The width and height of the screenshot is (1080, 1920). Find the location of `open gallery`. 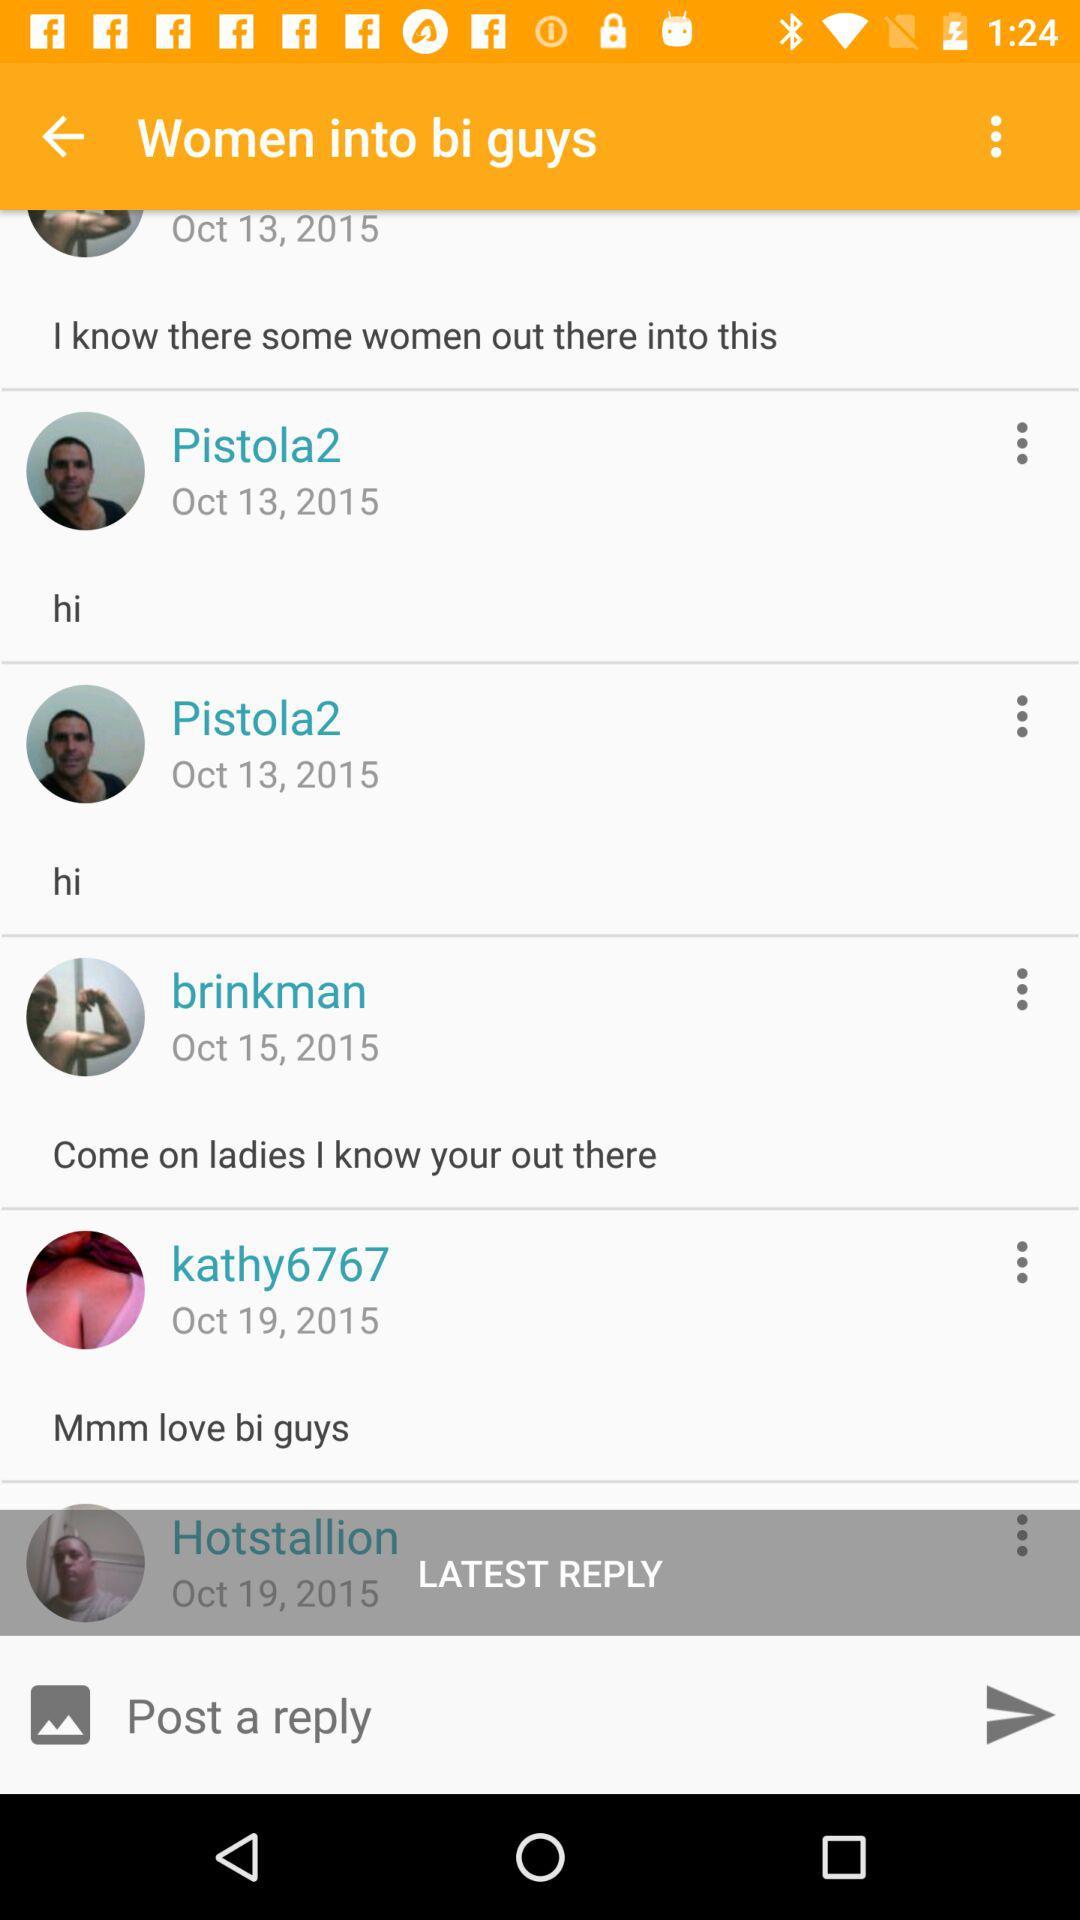

open gallery is located at coordinates (59, 1713).